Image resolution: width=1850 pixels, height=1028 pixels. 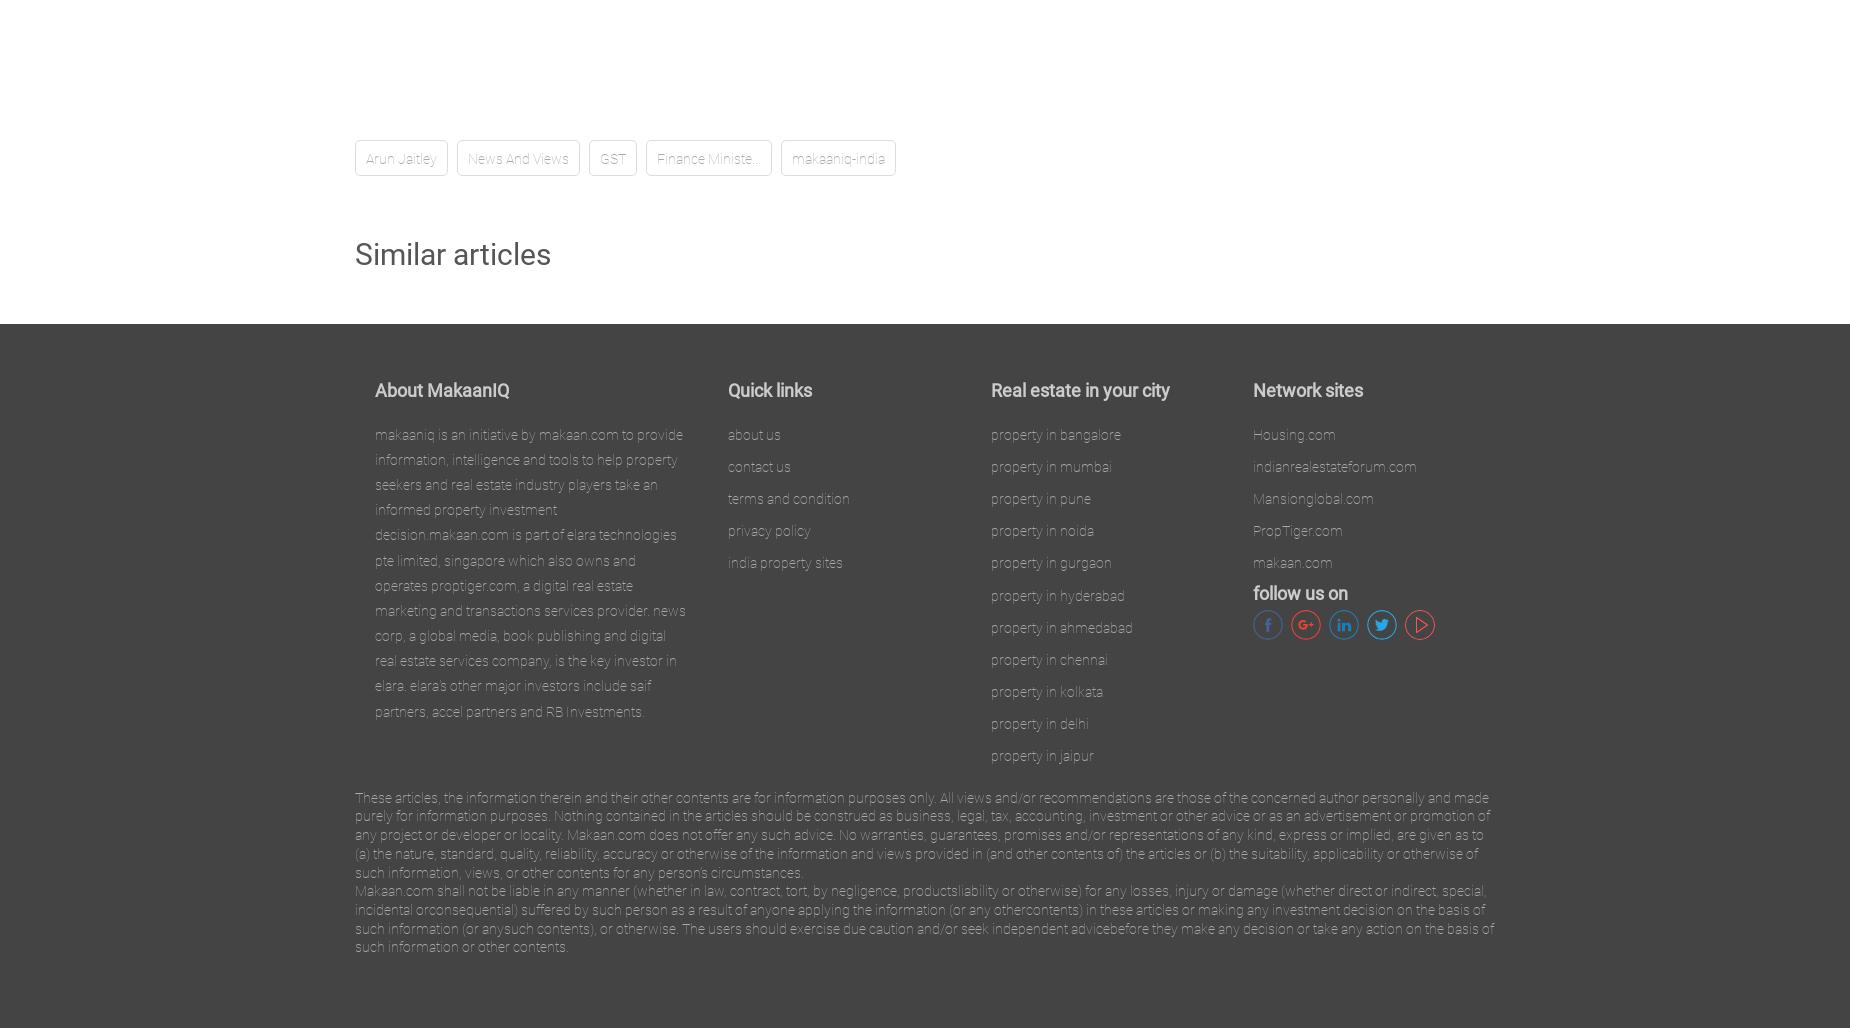 I want to click on 'Quick links', so click(x=769, y=389).